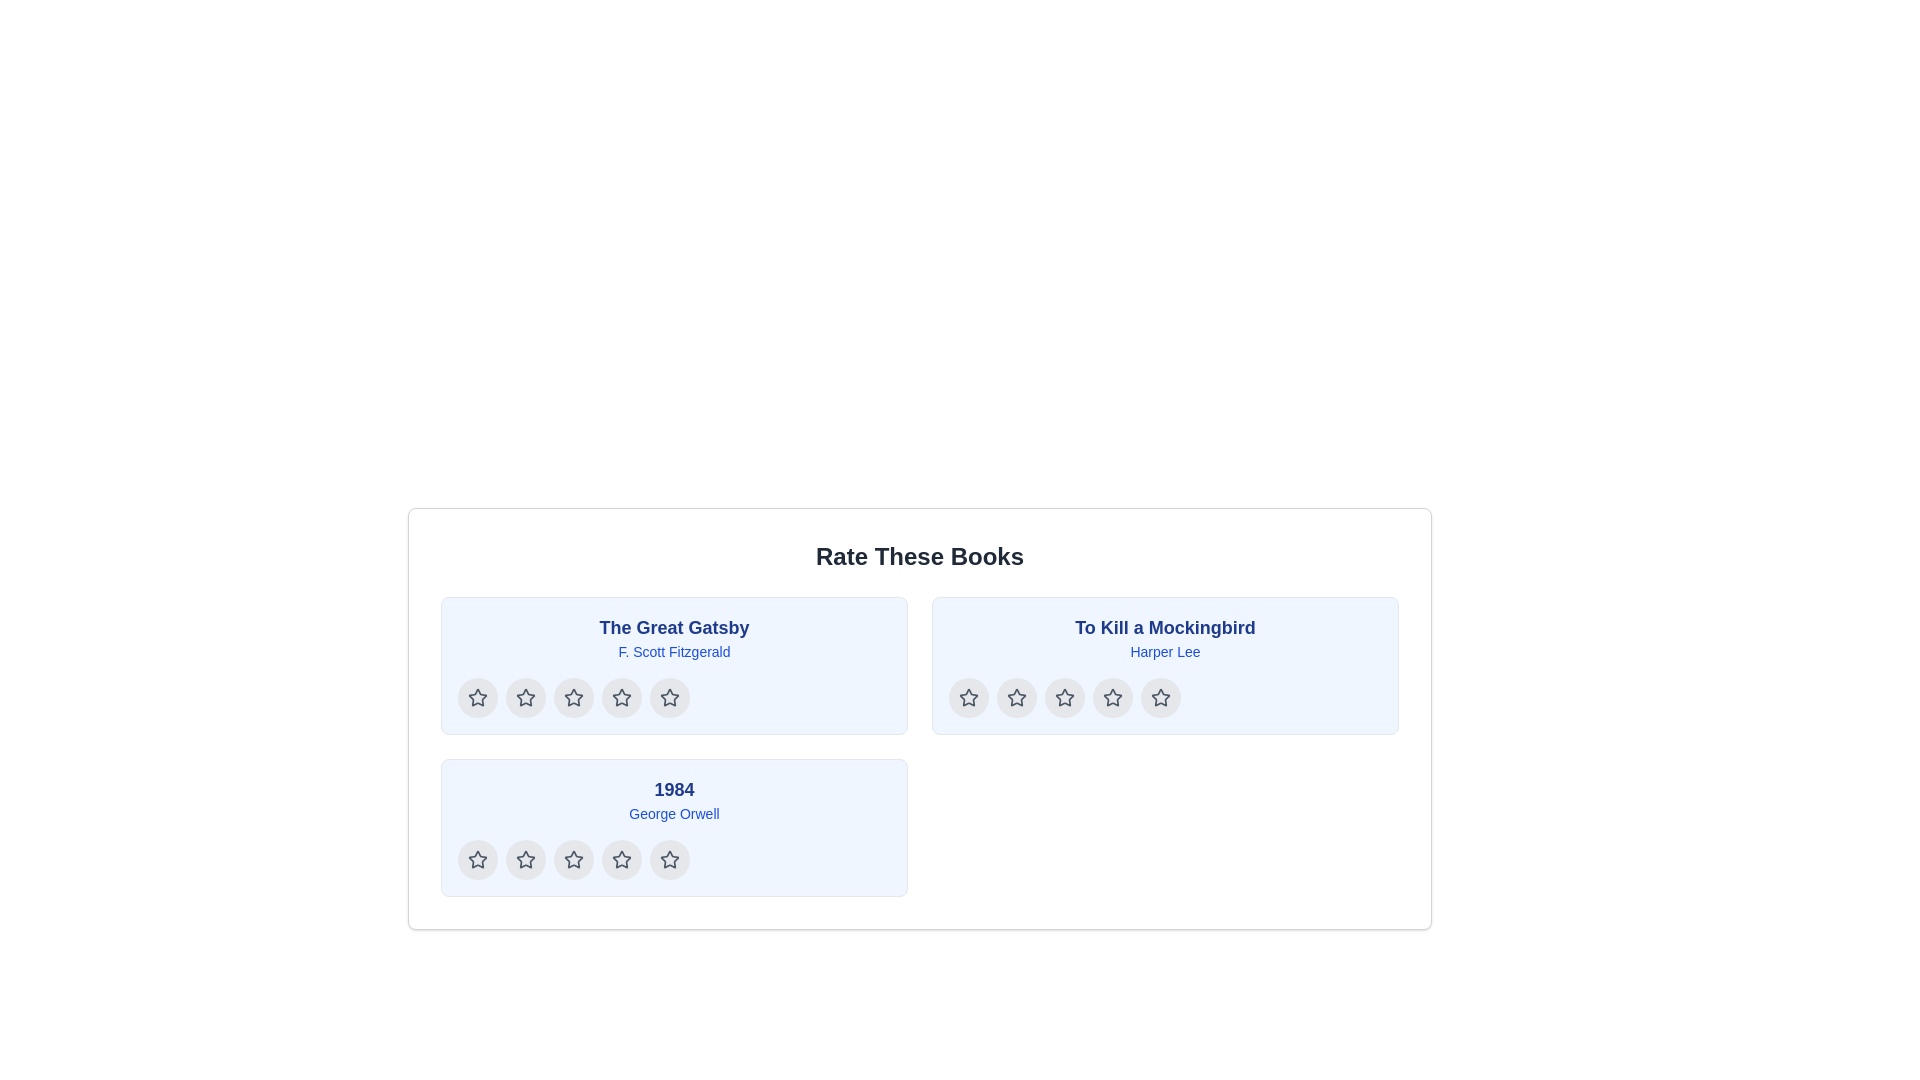 The image size is (1920, 1080). What do you see at coordinates (969, 696) in the screenshot?
I see `the second star icon in the rating section for 'To Kill a Mockingbird'` at bounding box center [969, 696].